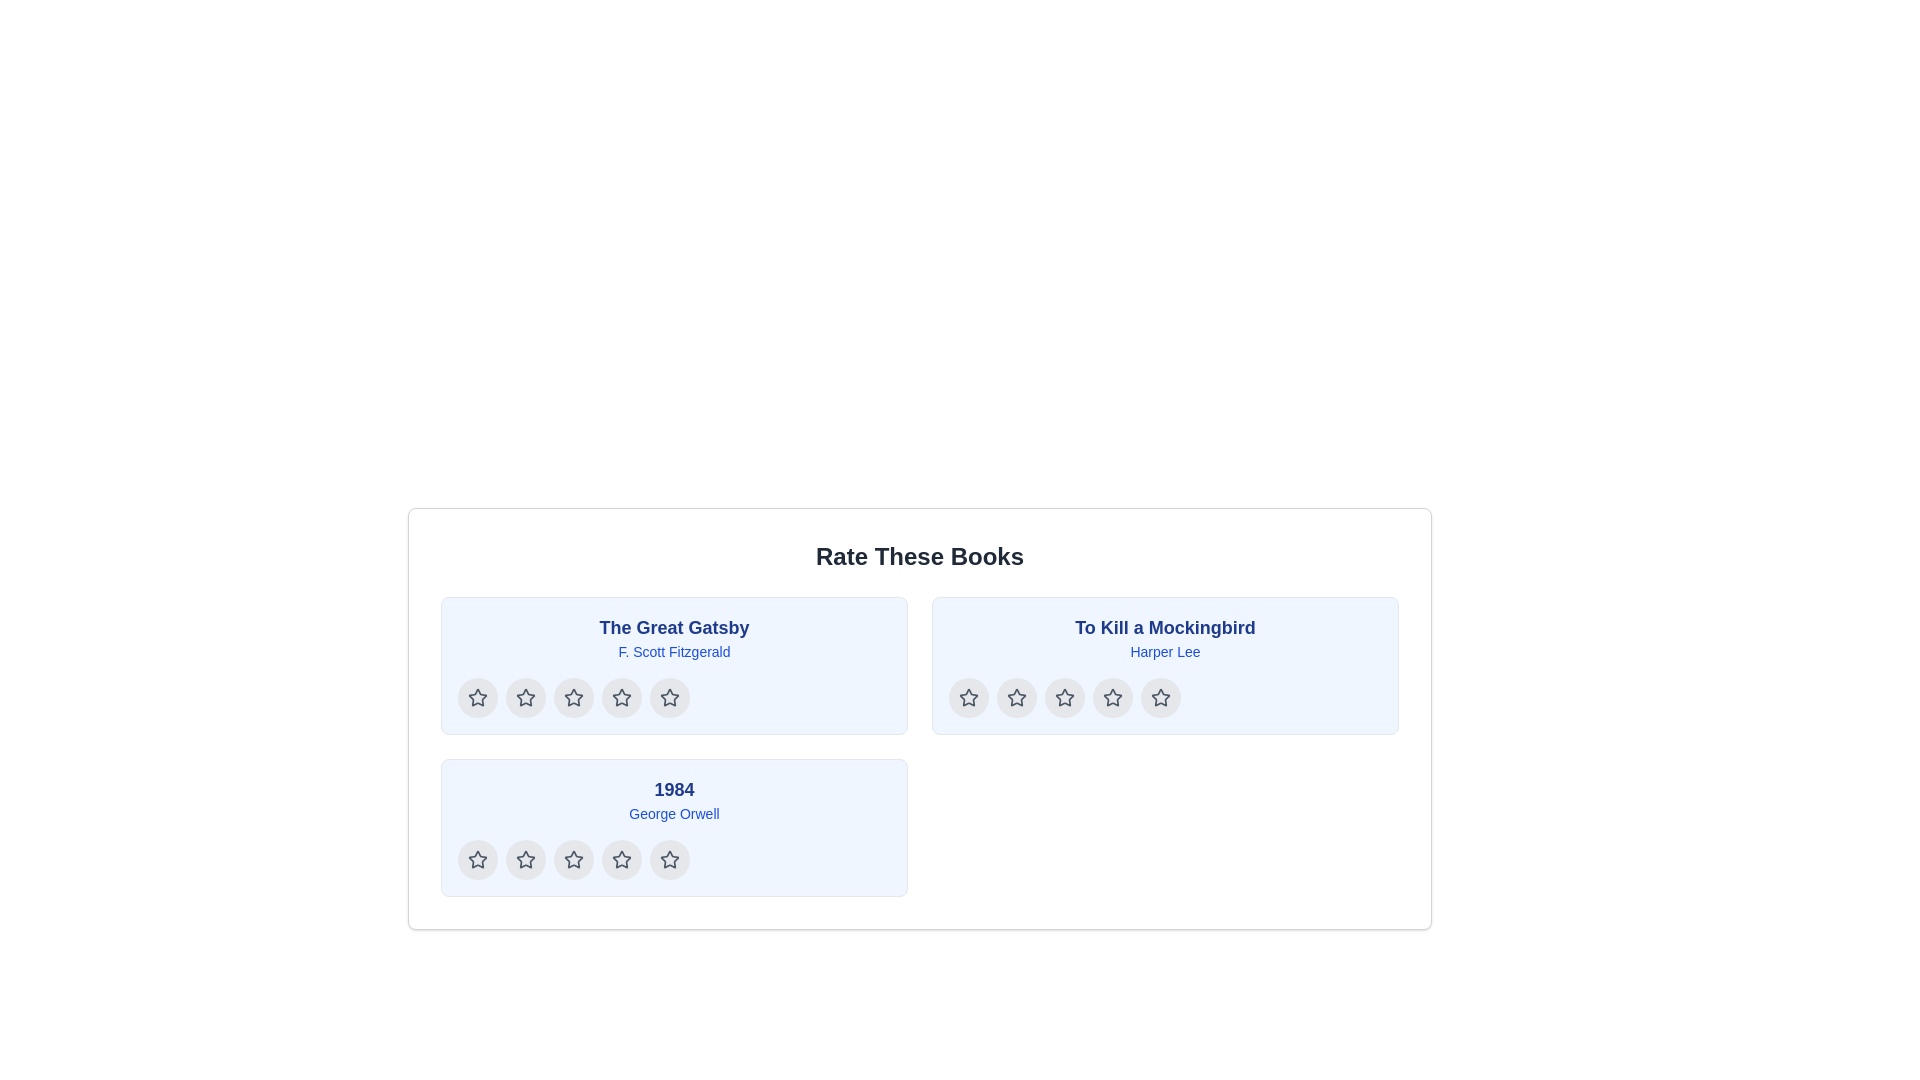 The image size is (1920, 1080). What do you see at coordinates (969, 696) in the screenshot?
I see `the second star icon in the rating section for 'To Kill a Mockingbird'` at bounding box center [969, 696].